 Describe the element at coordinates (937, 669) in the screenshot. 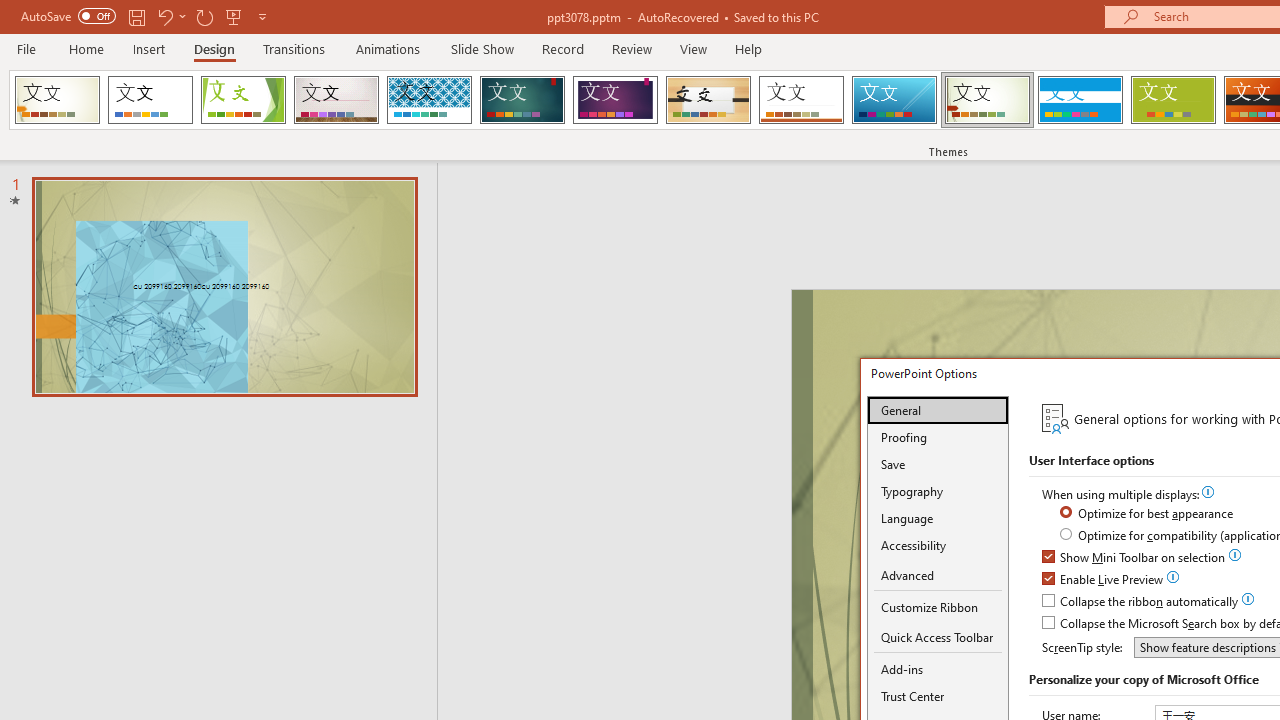

I see `'Add-ins'` at that location.